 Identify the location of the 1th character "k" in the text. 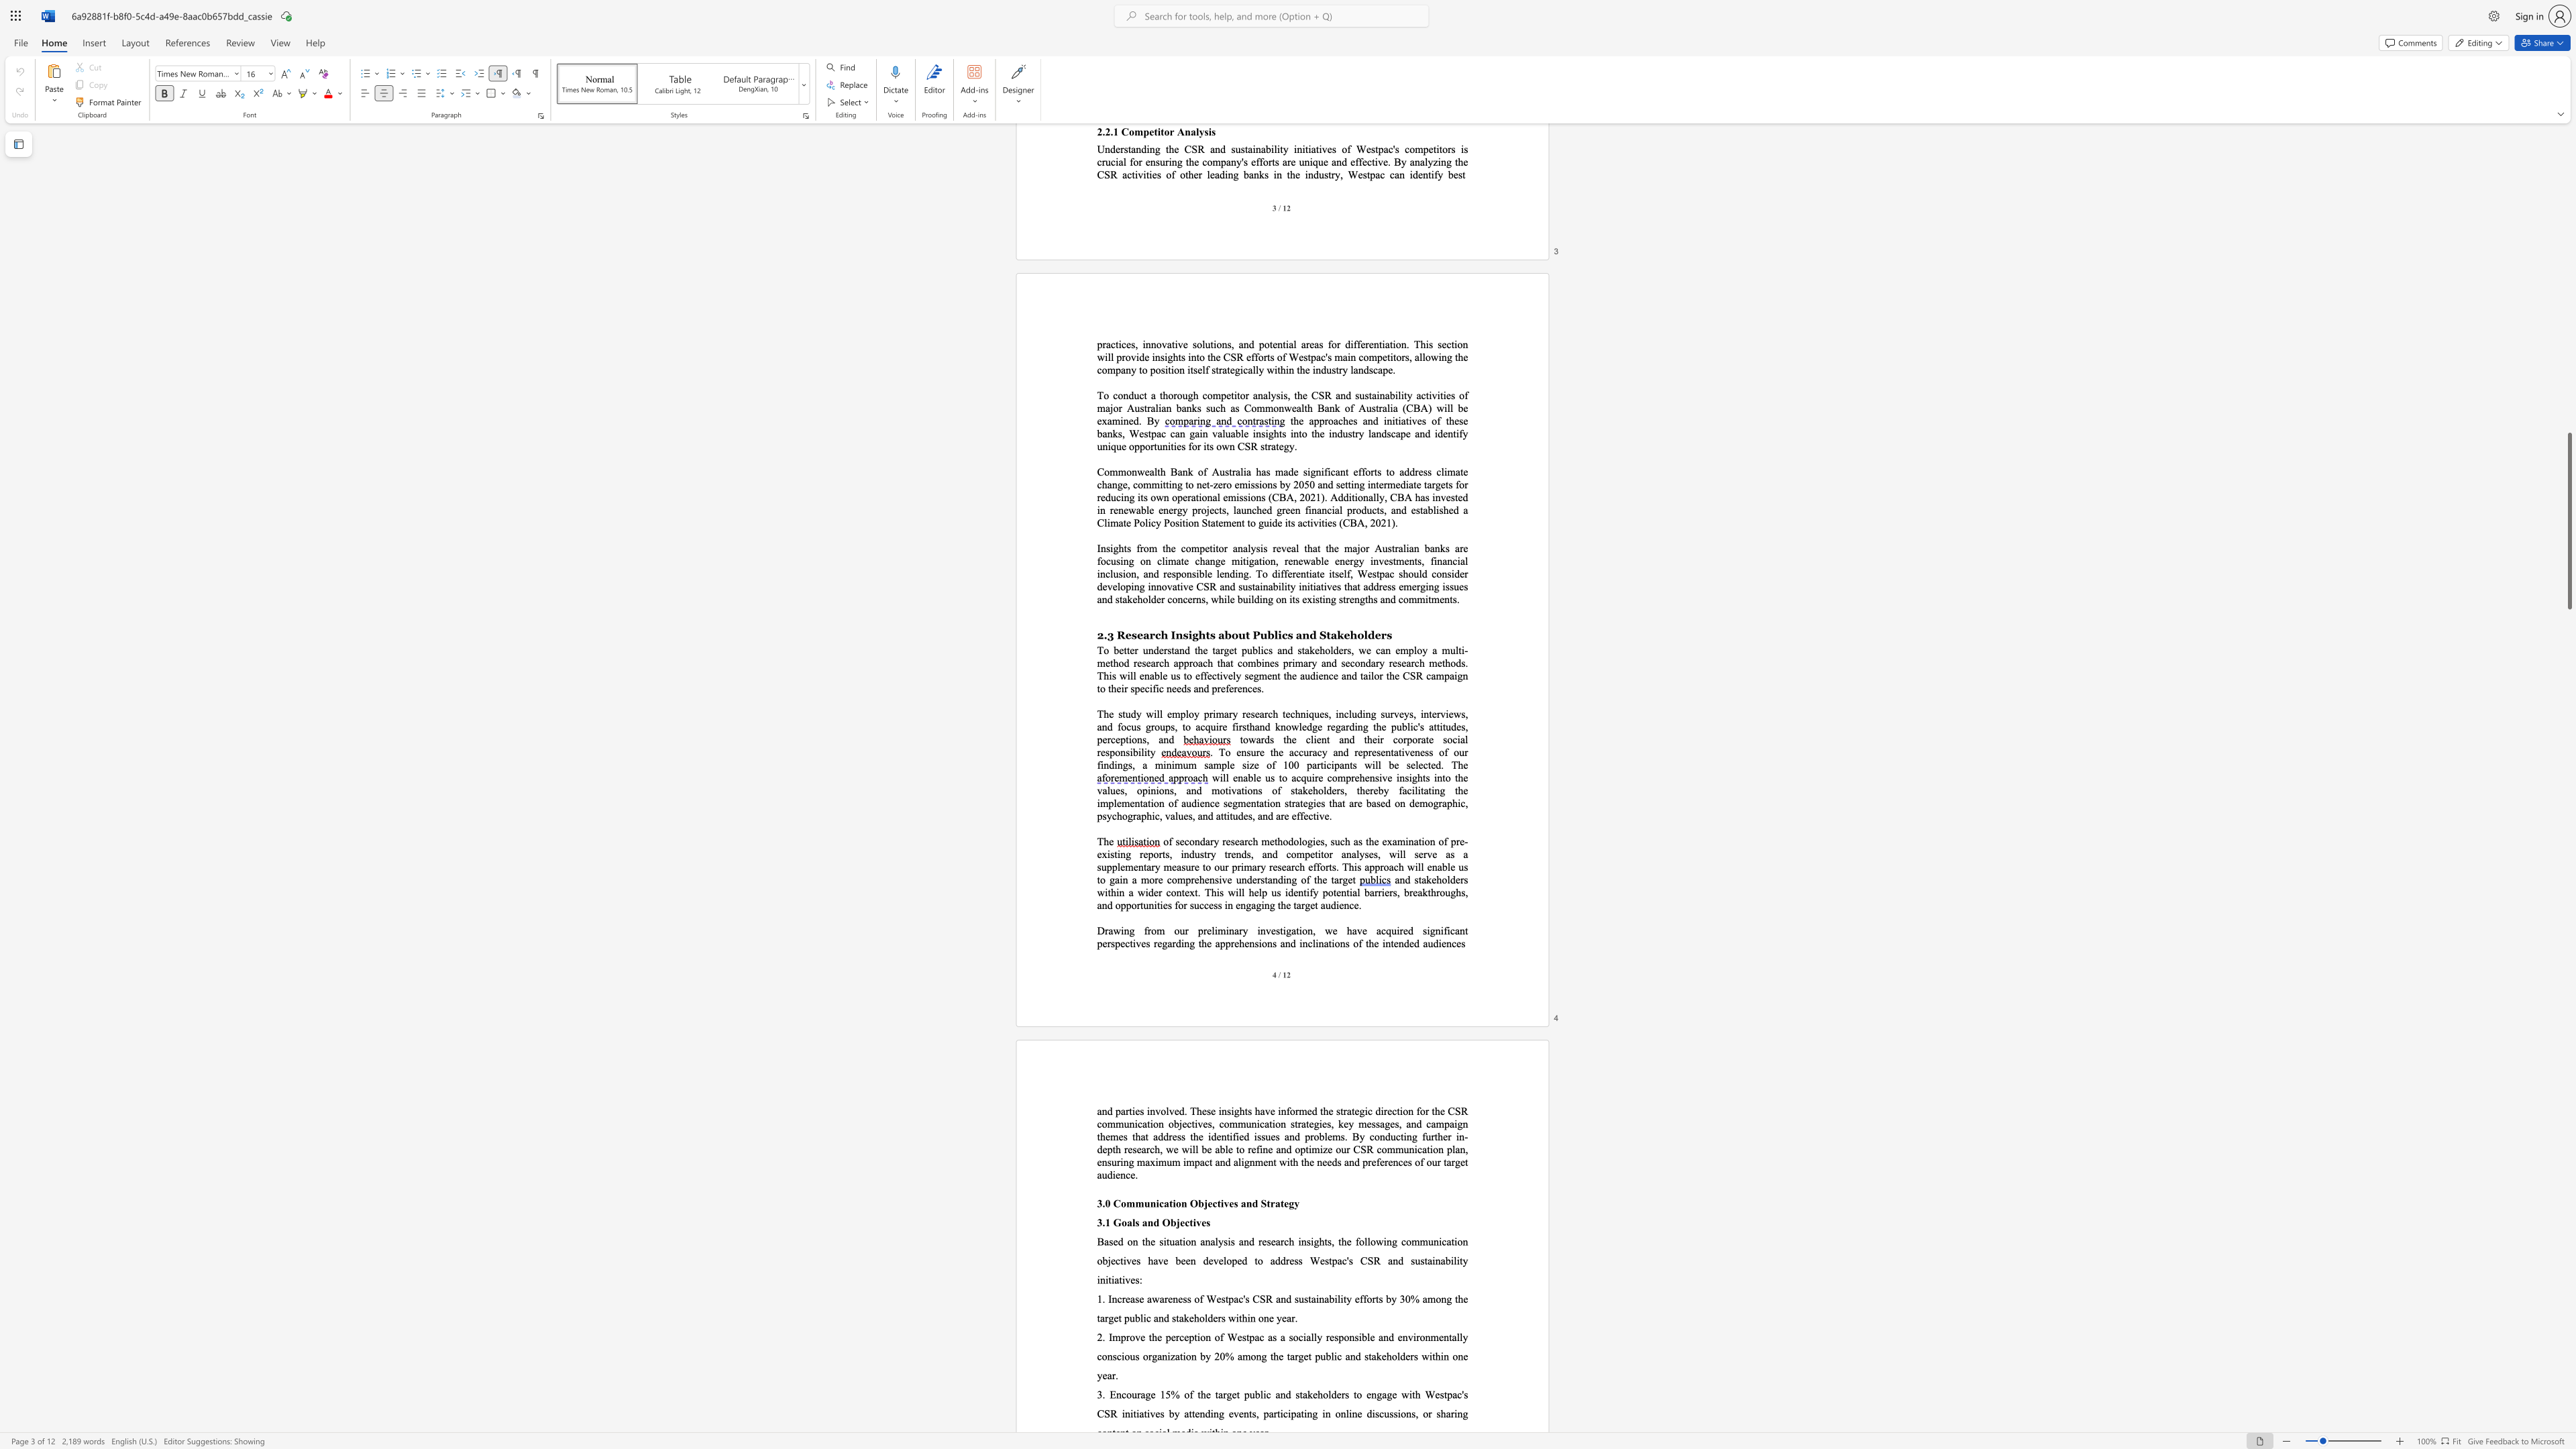
(1428, 878).